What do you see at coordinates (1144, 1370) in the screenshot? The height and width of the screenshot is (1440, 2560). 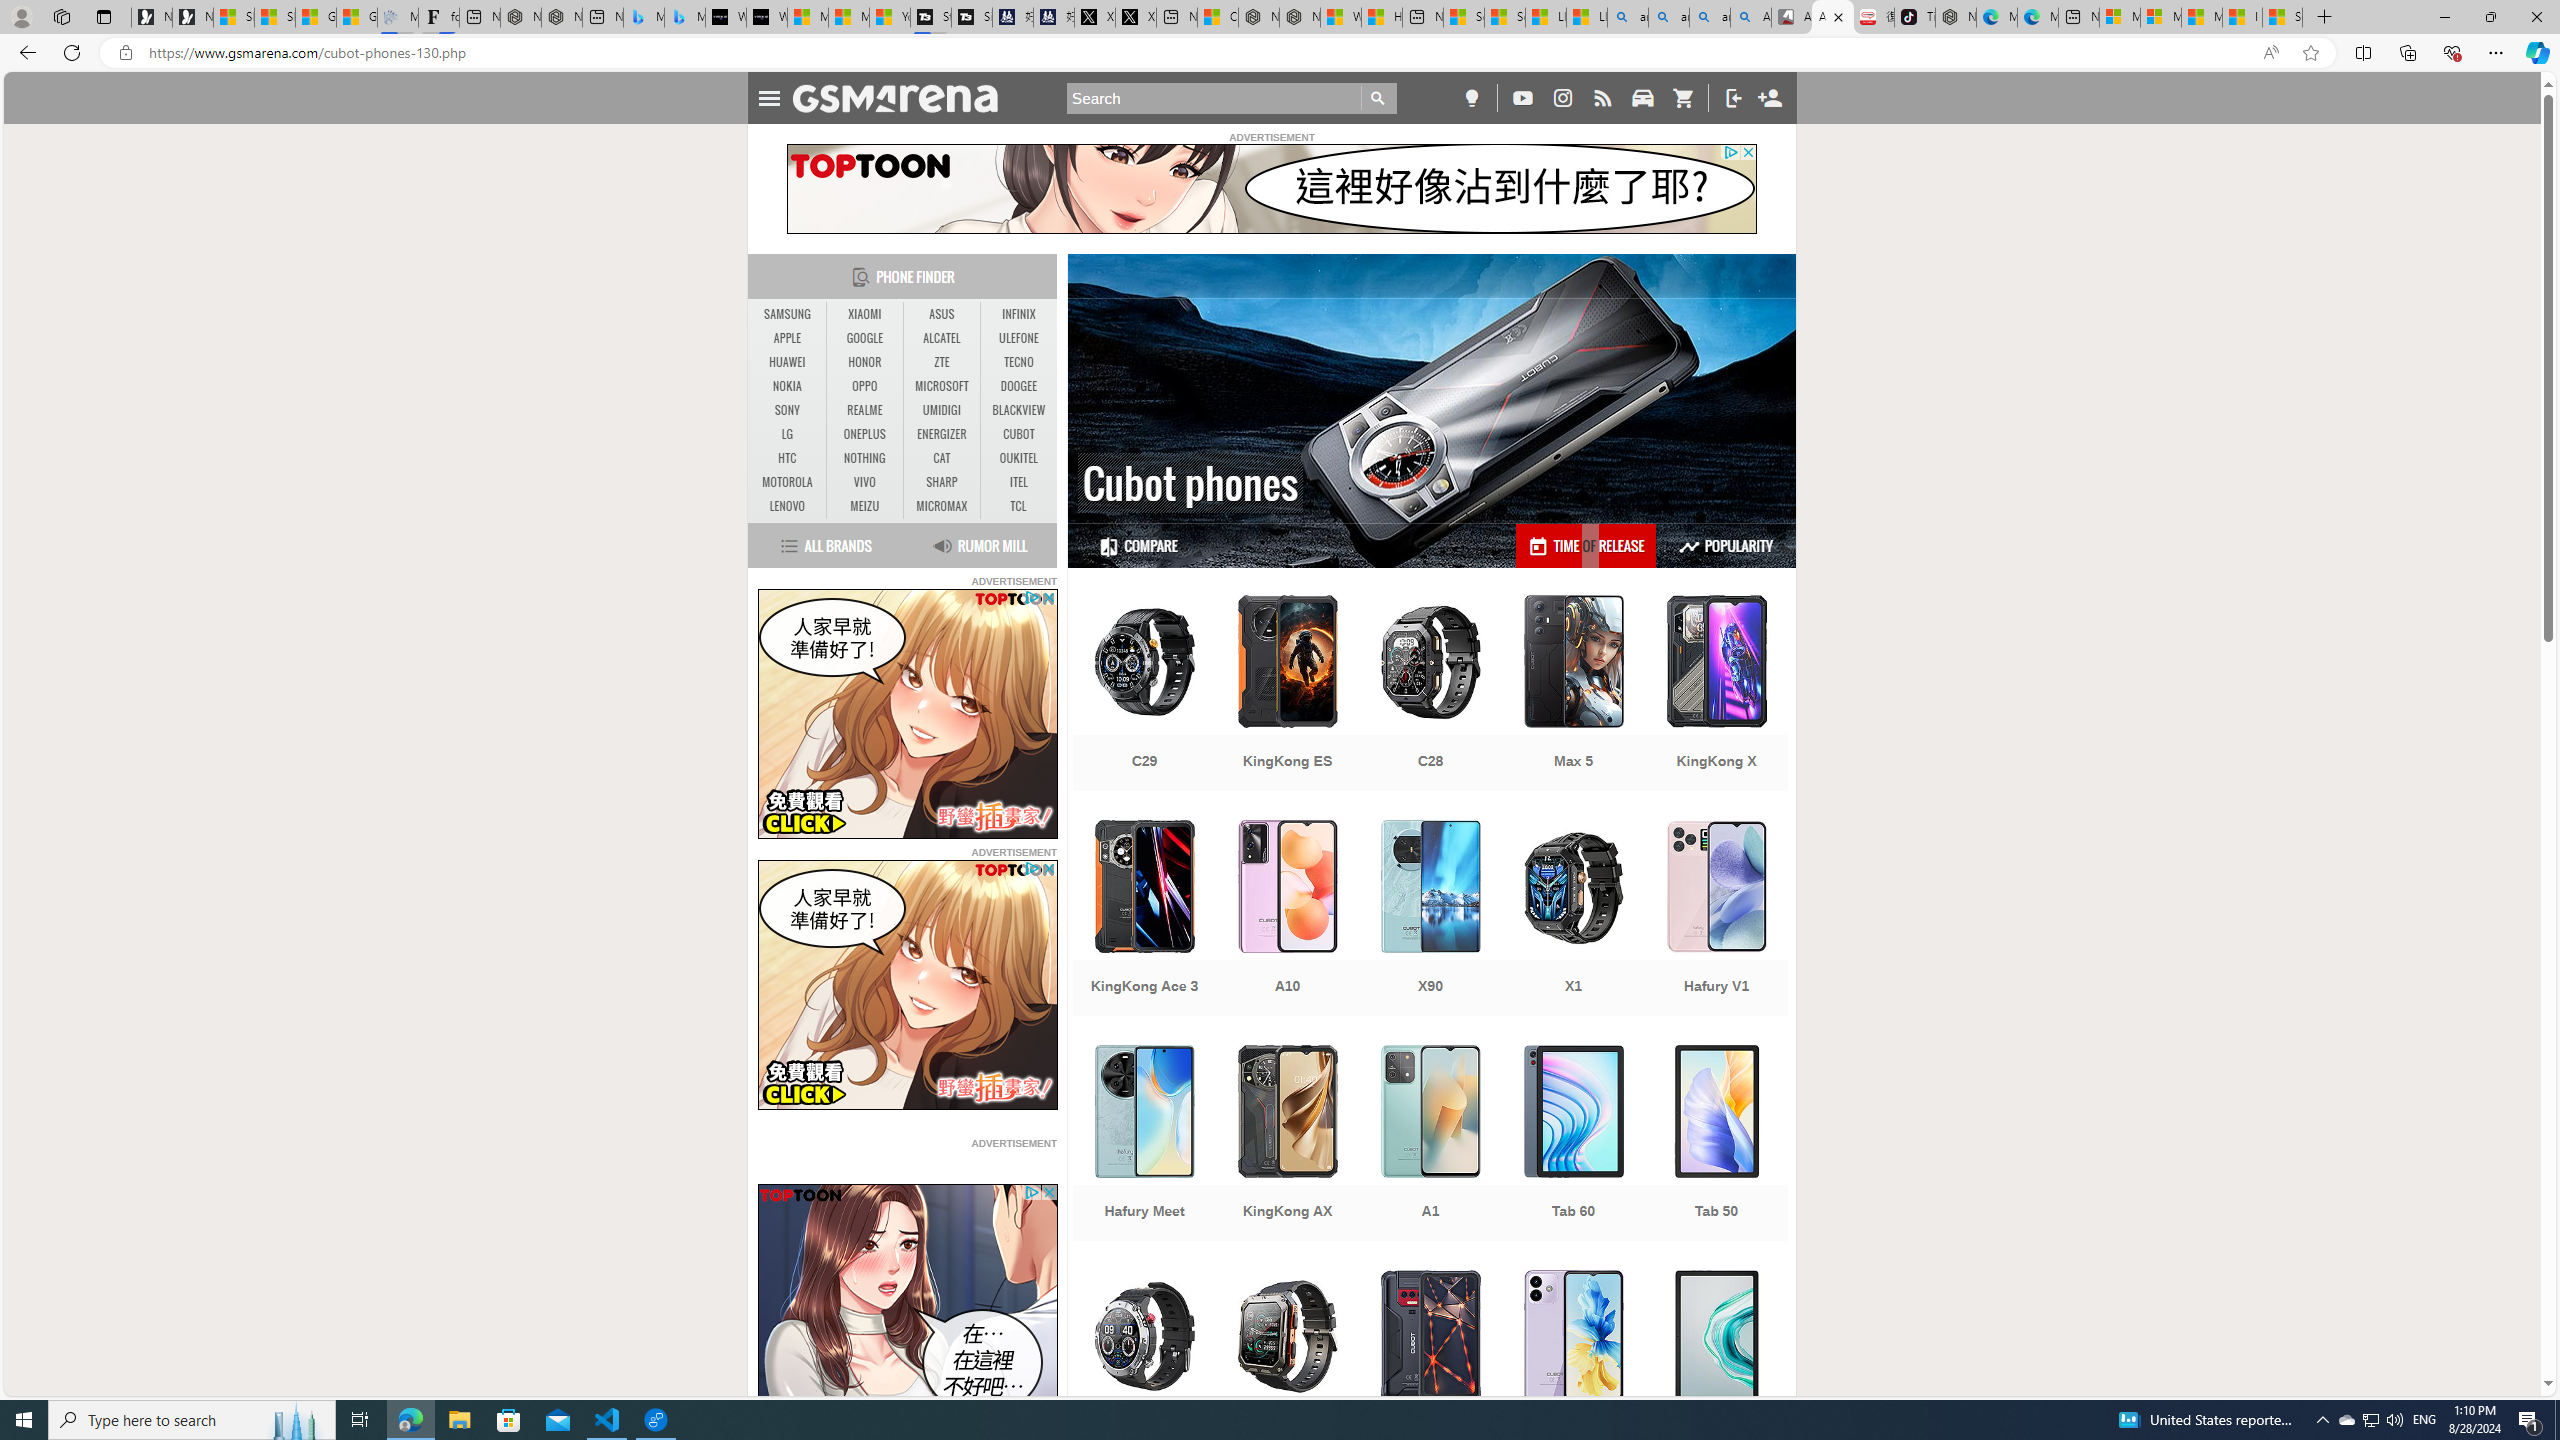 I see `'C21'` at bounding box center [1144, 1370].